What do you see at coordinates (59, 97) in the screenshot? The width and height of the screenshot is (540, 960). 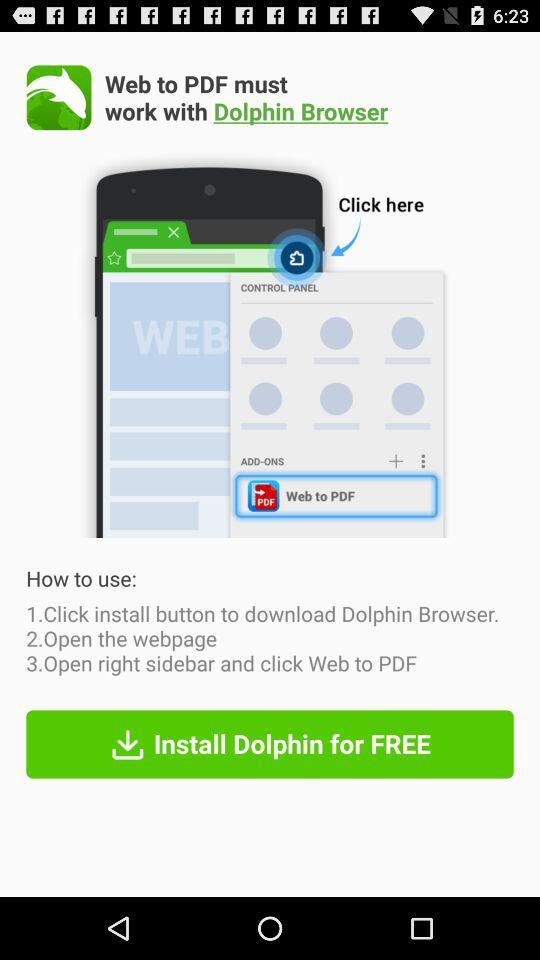 I see `icon at the top left corner` at bounding box center [59, 97].